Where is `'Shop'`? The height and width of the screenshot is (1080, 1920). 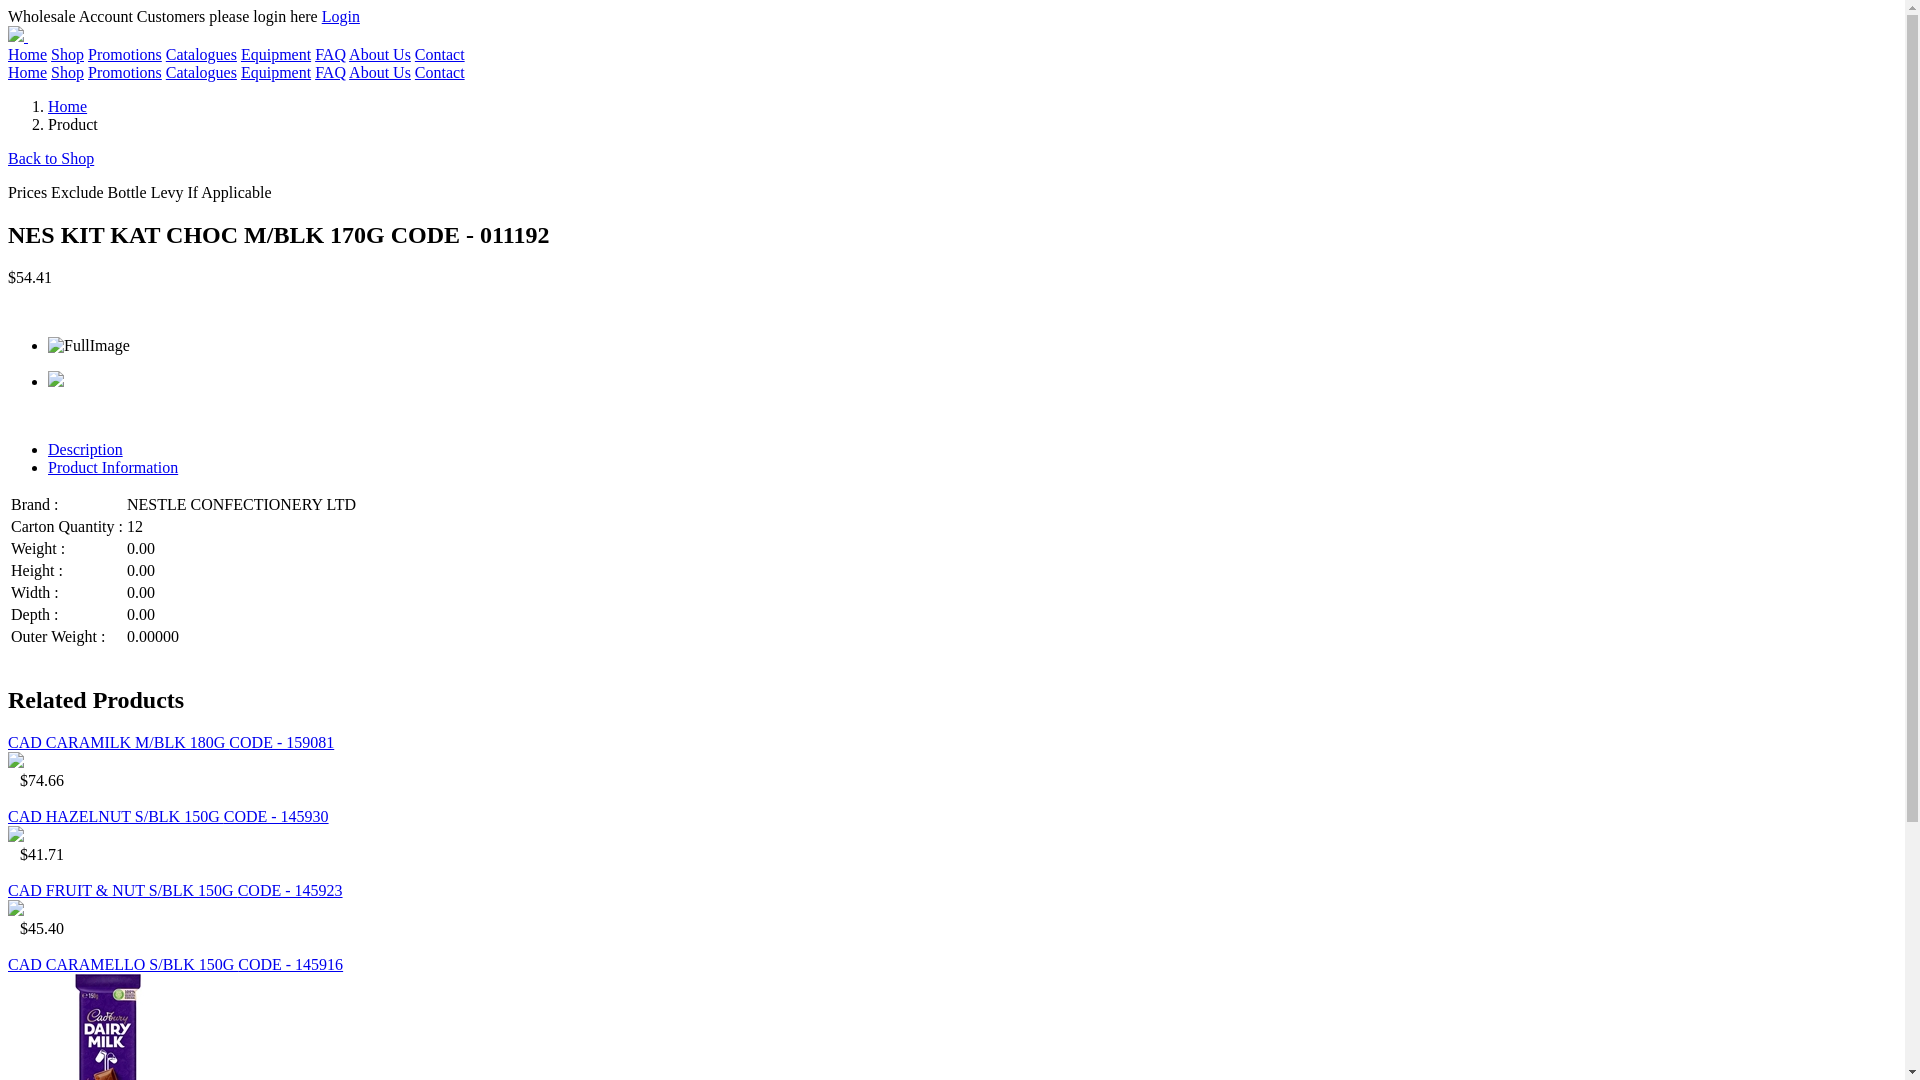
'Shop' is located at coordinates (67, 53).